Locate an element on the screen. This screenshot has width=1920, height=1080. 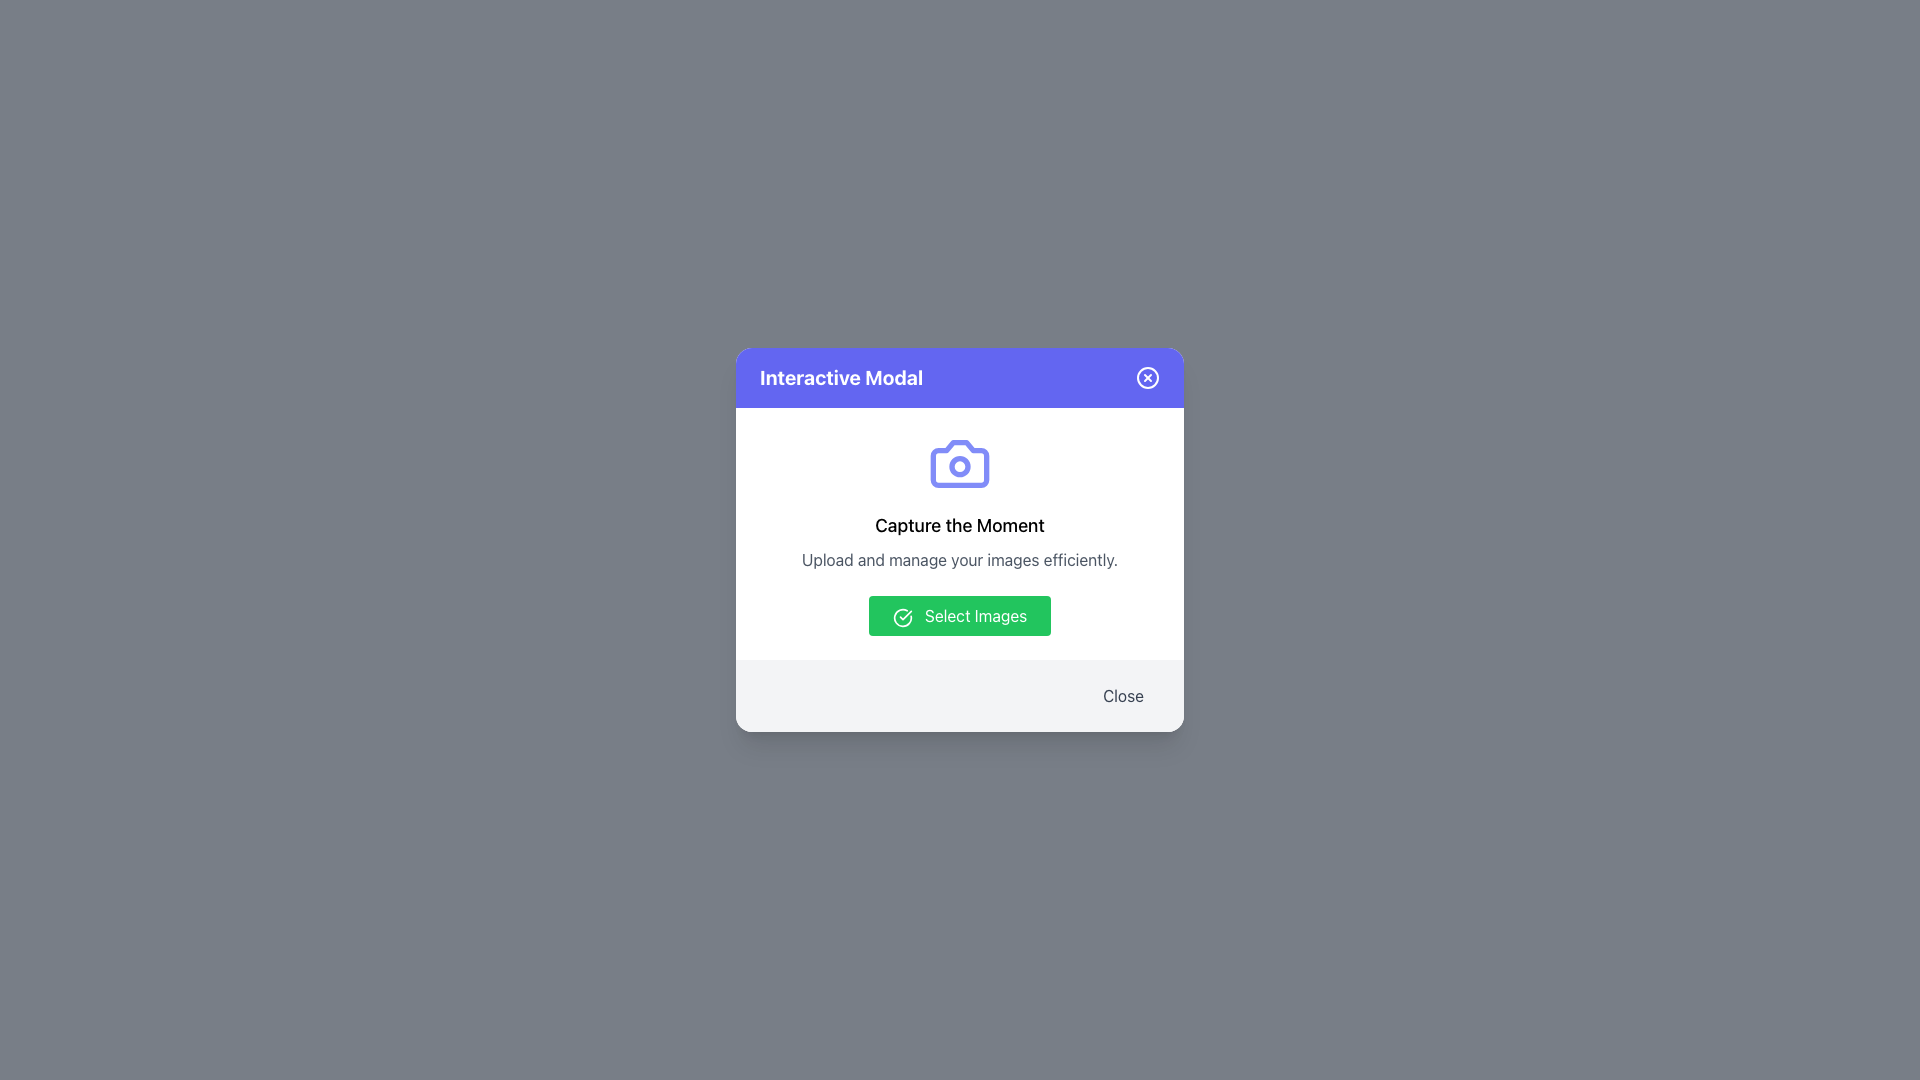
the close button located in the bottom-right corner of the light gray panel within the modal dialog is located at coordinates (1123, 694).